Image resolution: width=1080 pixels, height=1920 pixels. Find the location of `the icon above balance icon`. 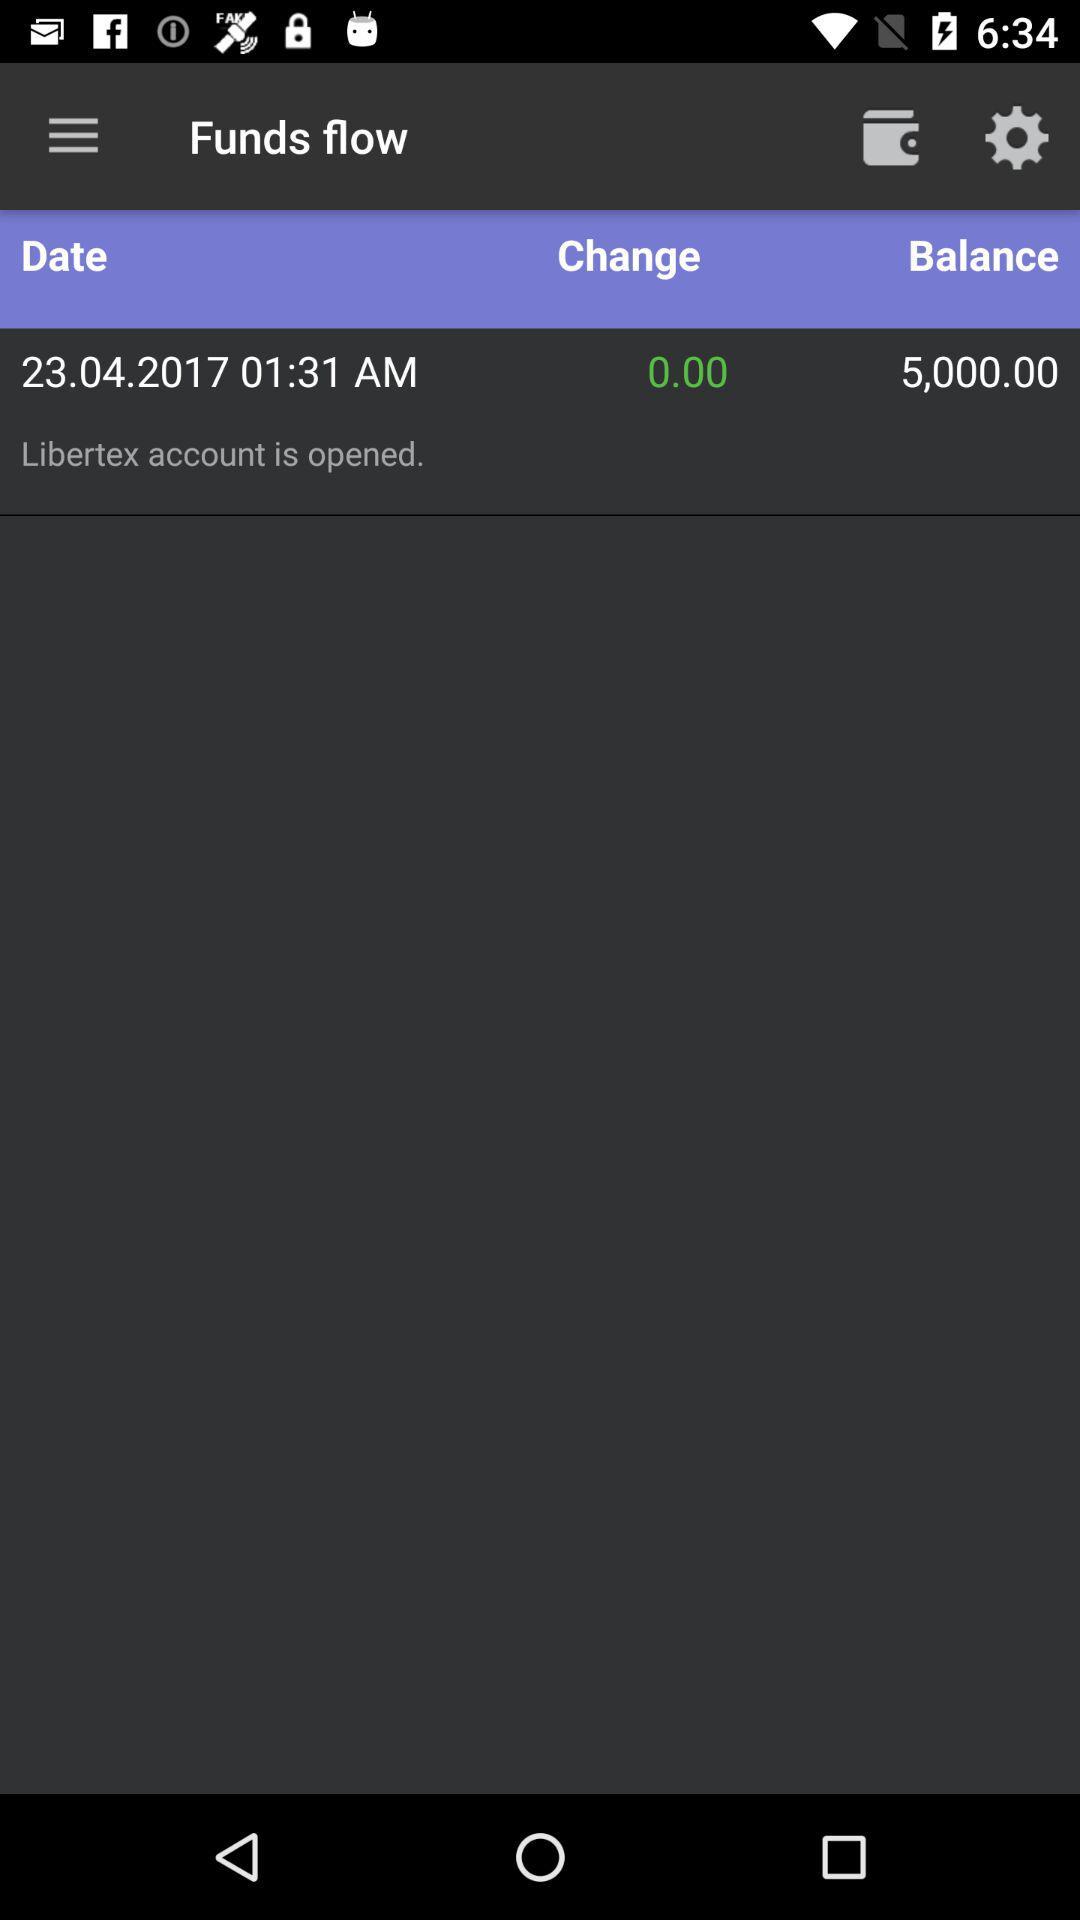

the icon above balance icon is located at coordinates (1017, 135).